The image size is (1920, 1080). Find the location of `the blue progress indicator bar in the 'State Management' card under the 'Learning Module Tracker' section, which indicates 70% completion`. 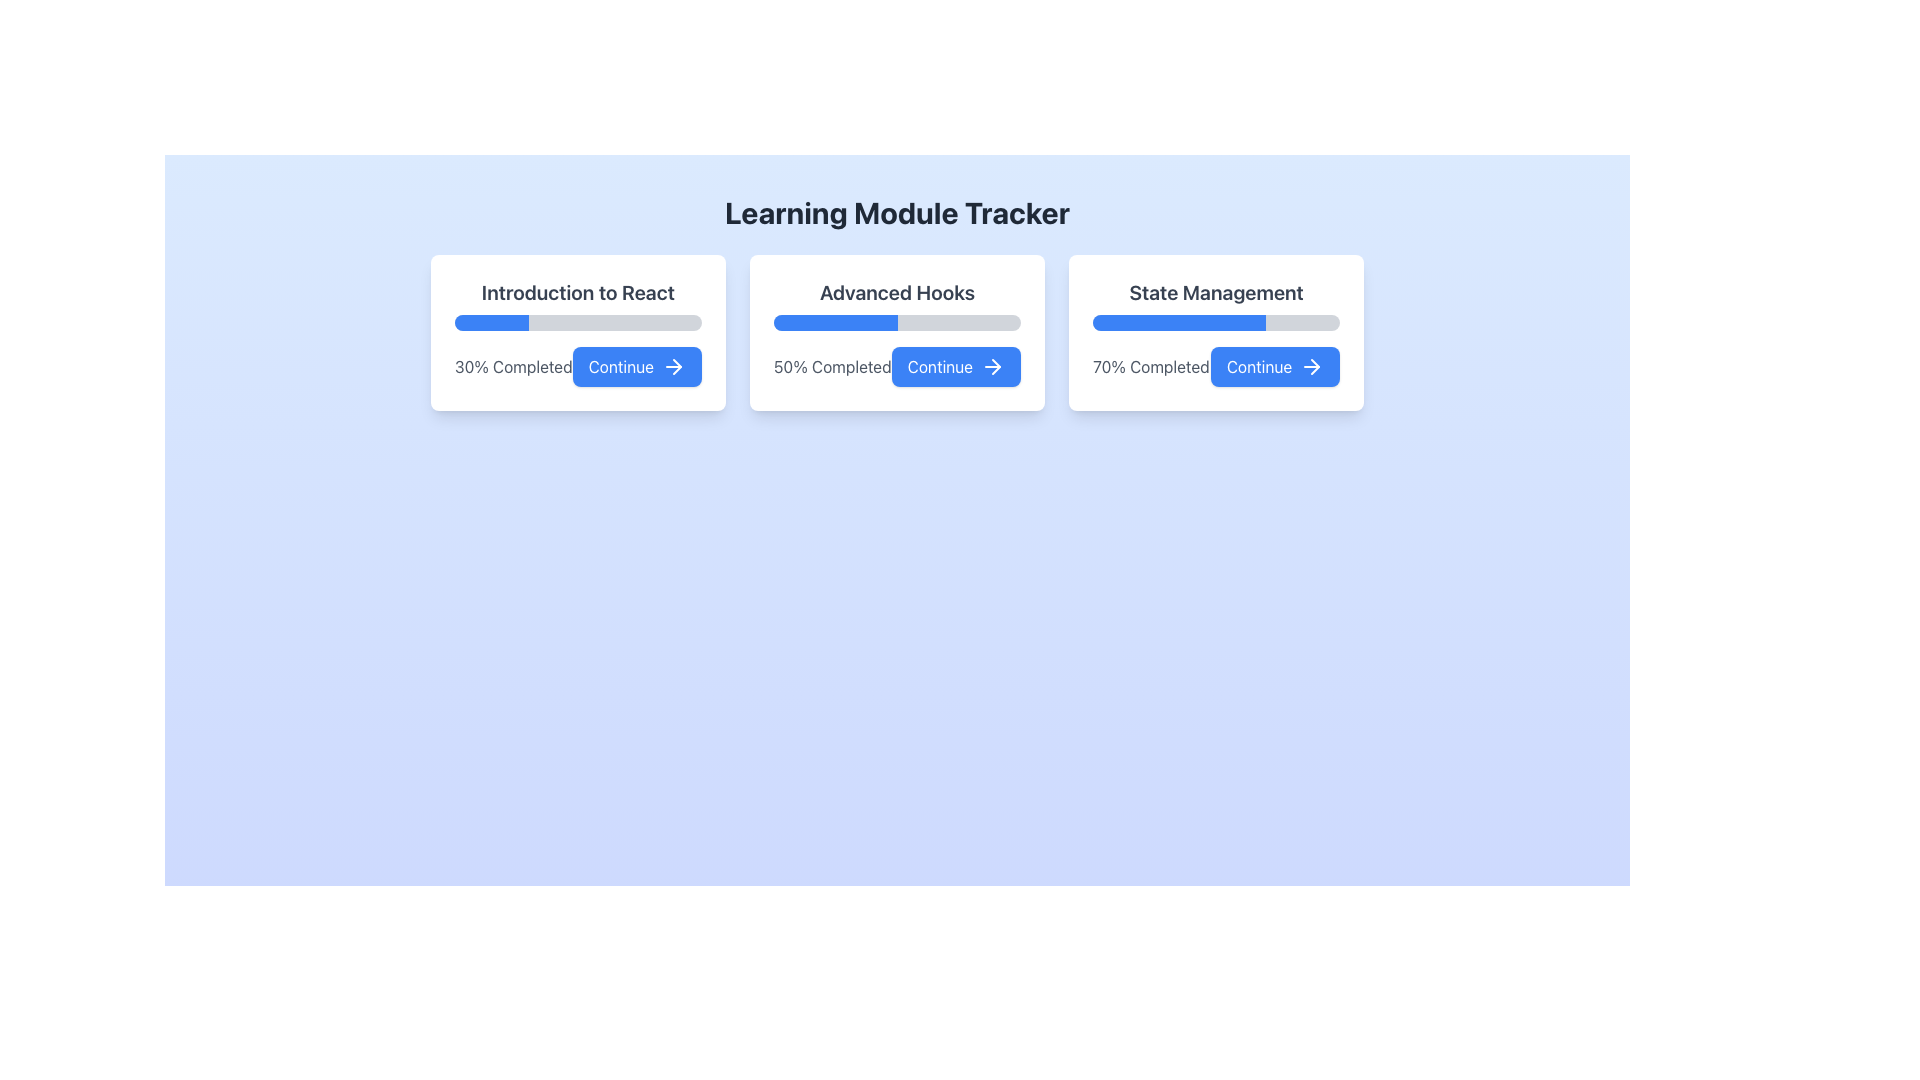

the blue progress indicator bar in the 'State Management' card under the 'Learning Module Tracker' section, which indicates 70% completion is located at coordinates (1179, 322).